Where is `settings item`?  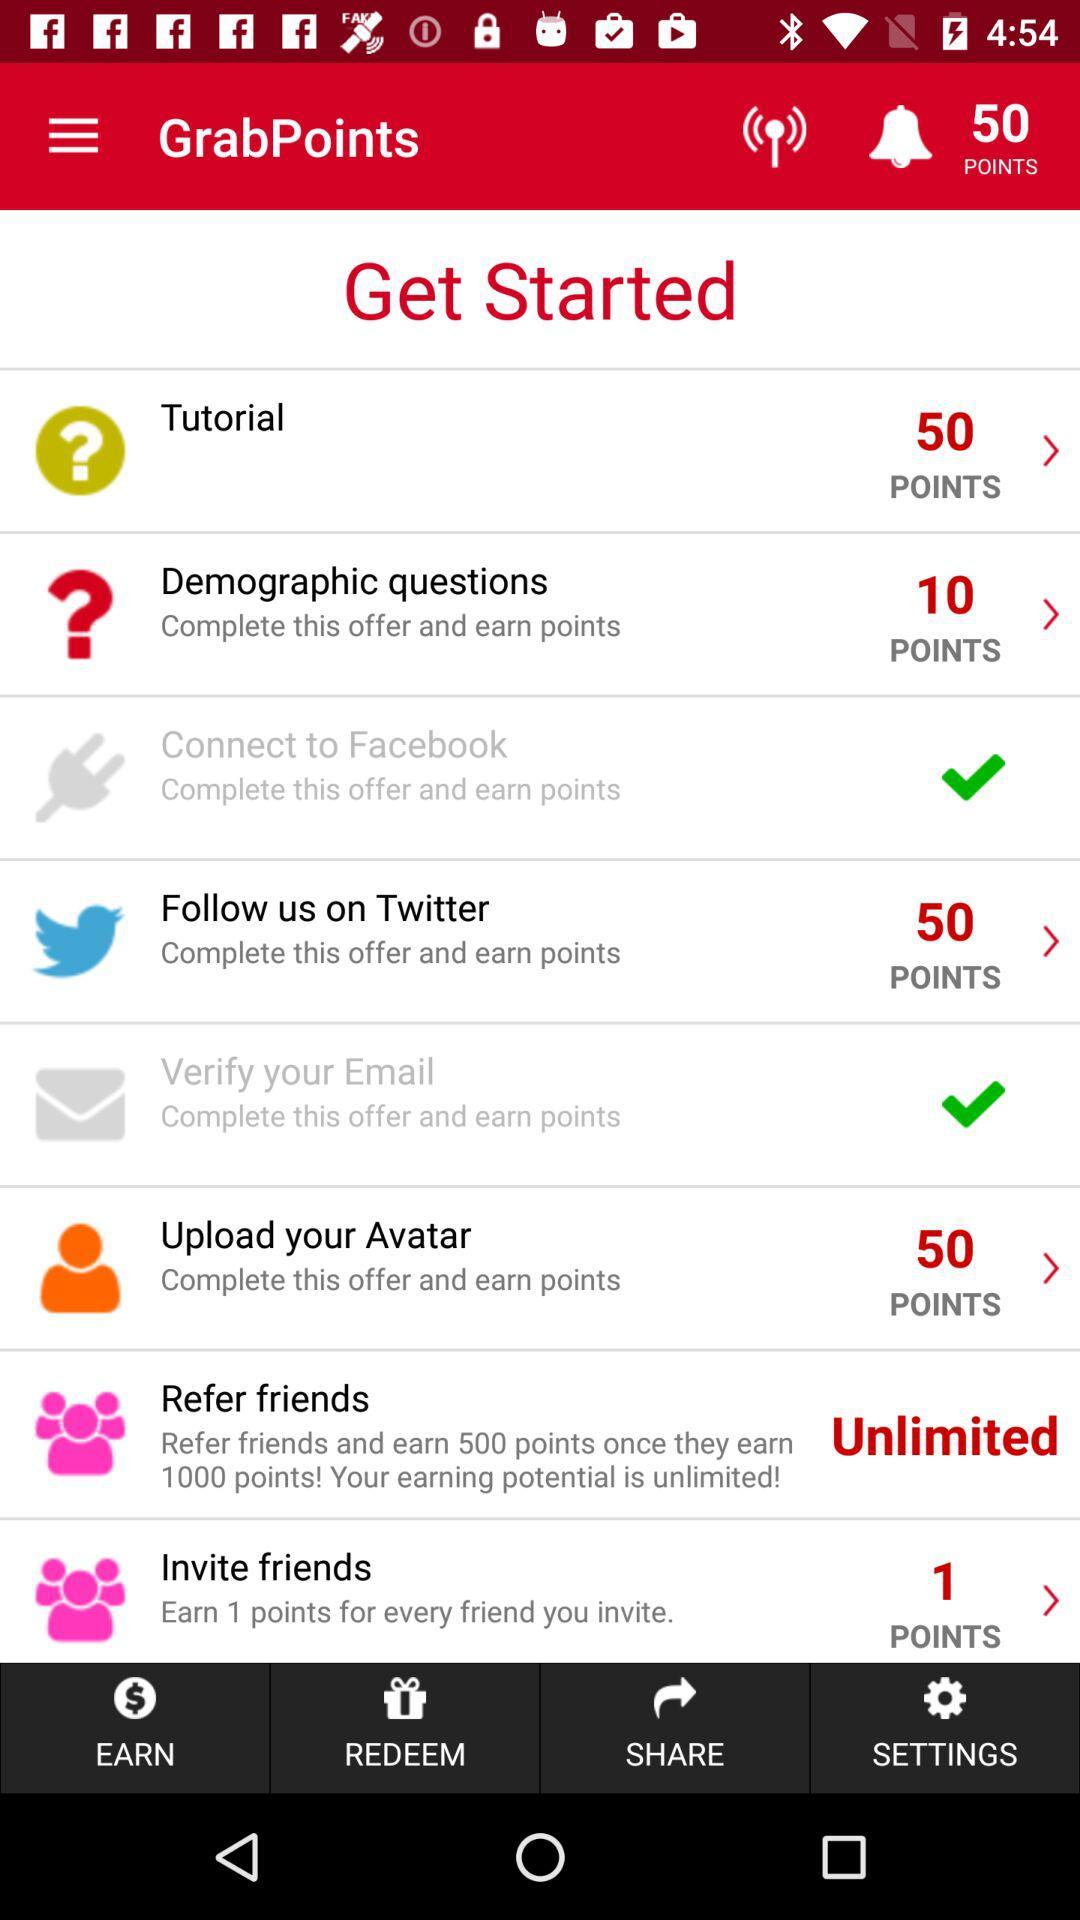
settings item is located at coordinates (945, 1727).